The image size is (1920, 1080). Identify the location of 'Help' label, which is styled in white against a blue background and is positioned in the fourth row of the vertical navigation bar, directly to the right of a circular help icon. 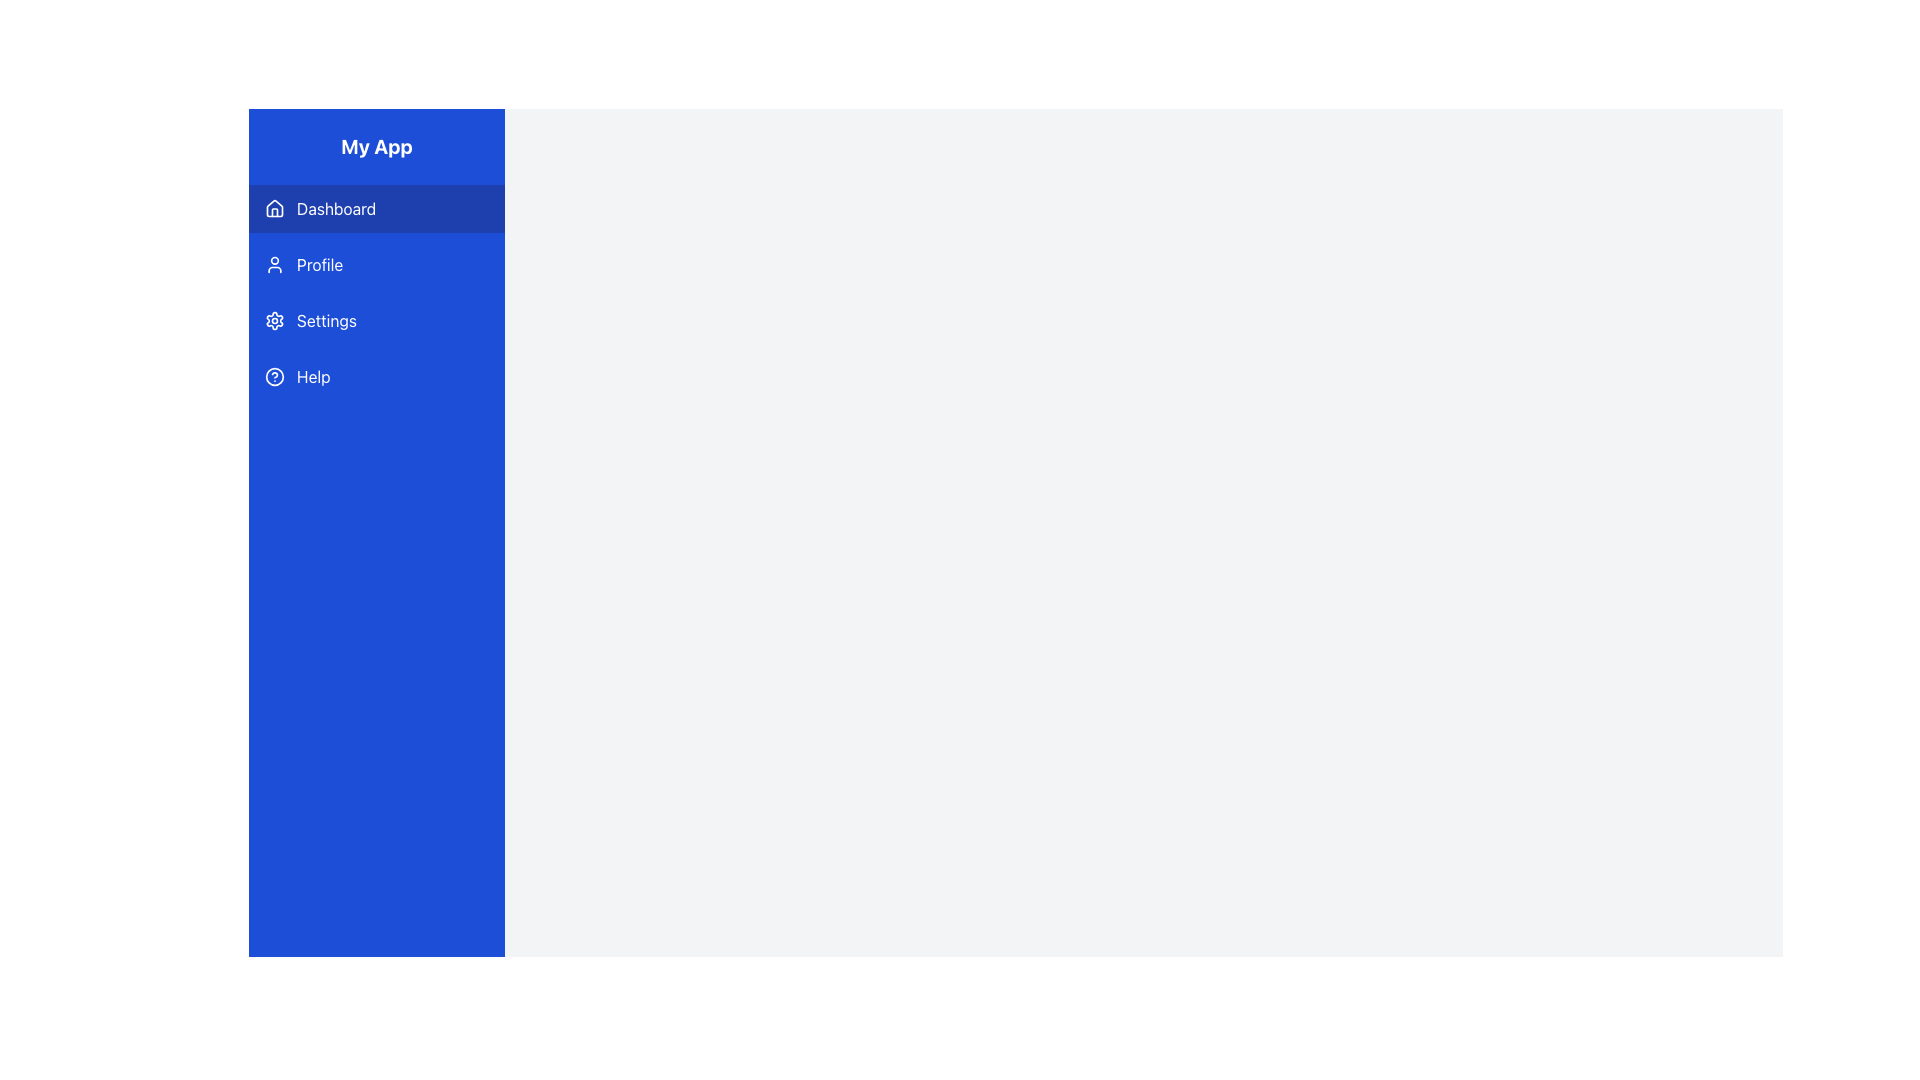
(312, 377).